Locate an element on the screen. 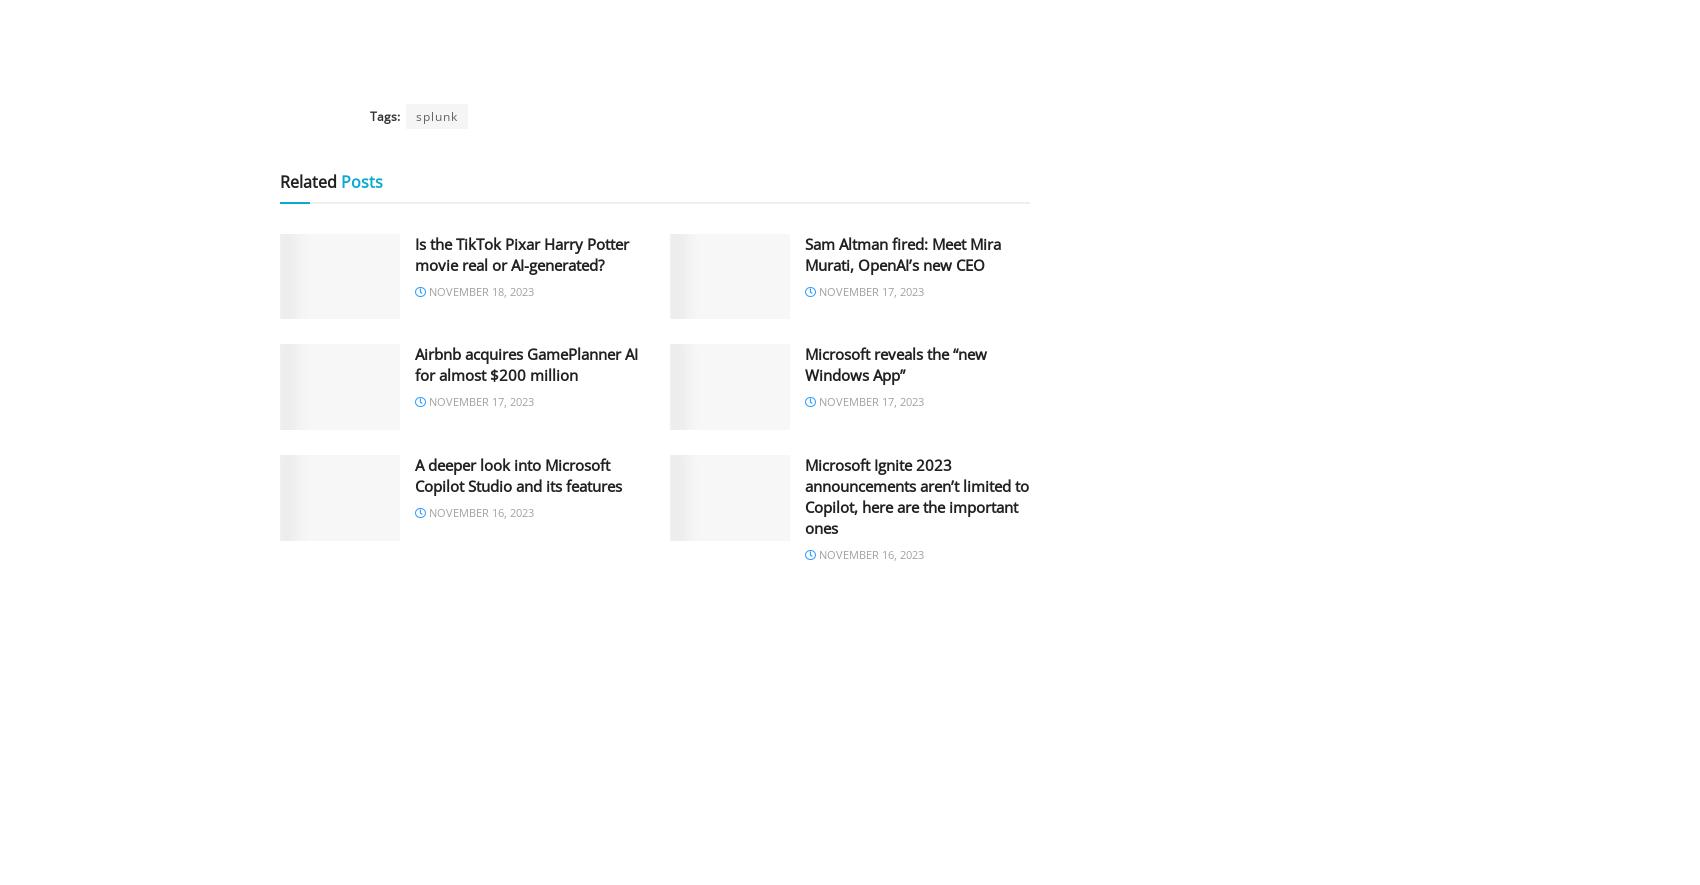  'Airbnb acquires GamePlanner AI for almost $200 million' is located at coordinates (413, 363).